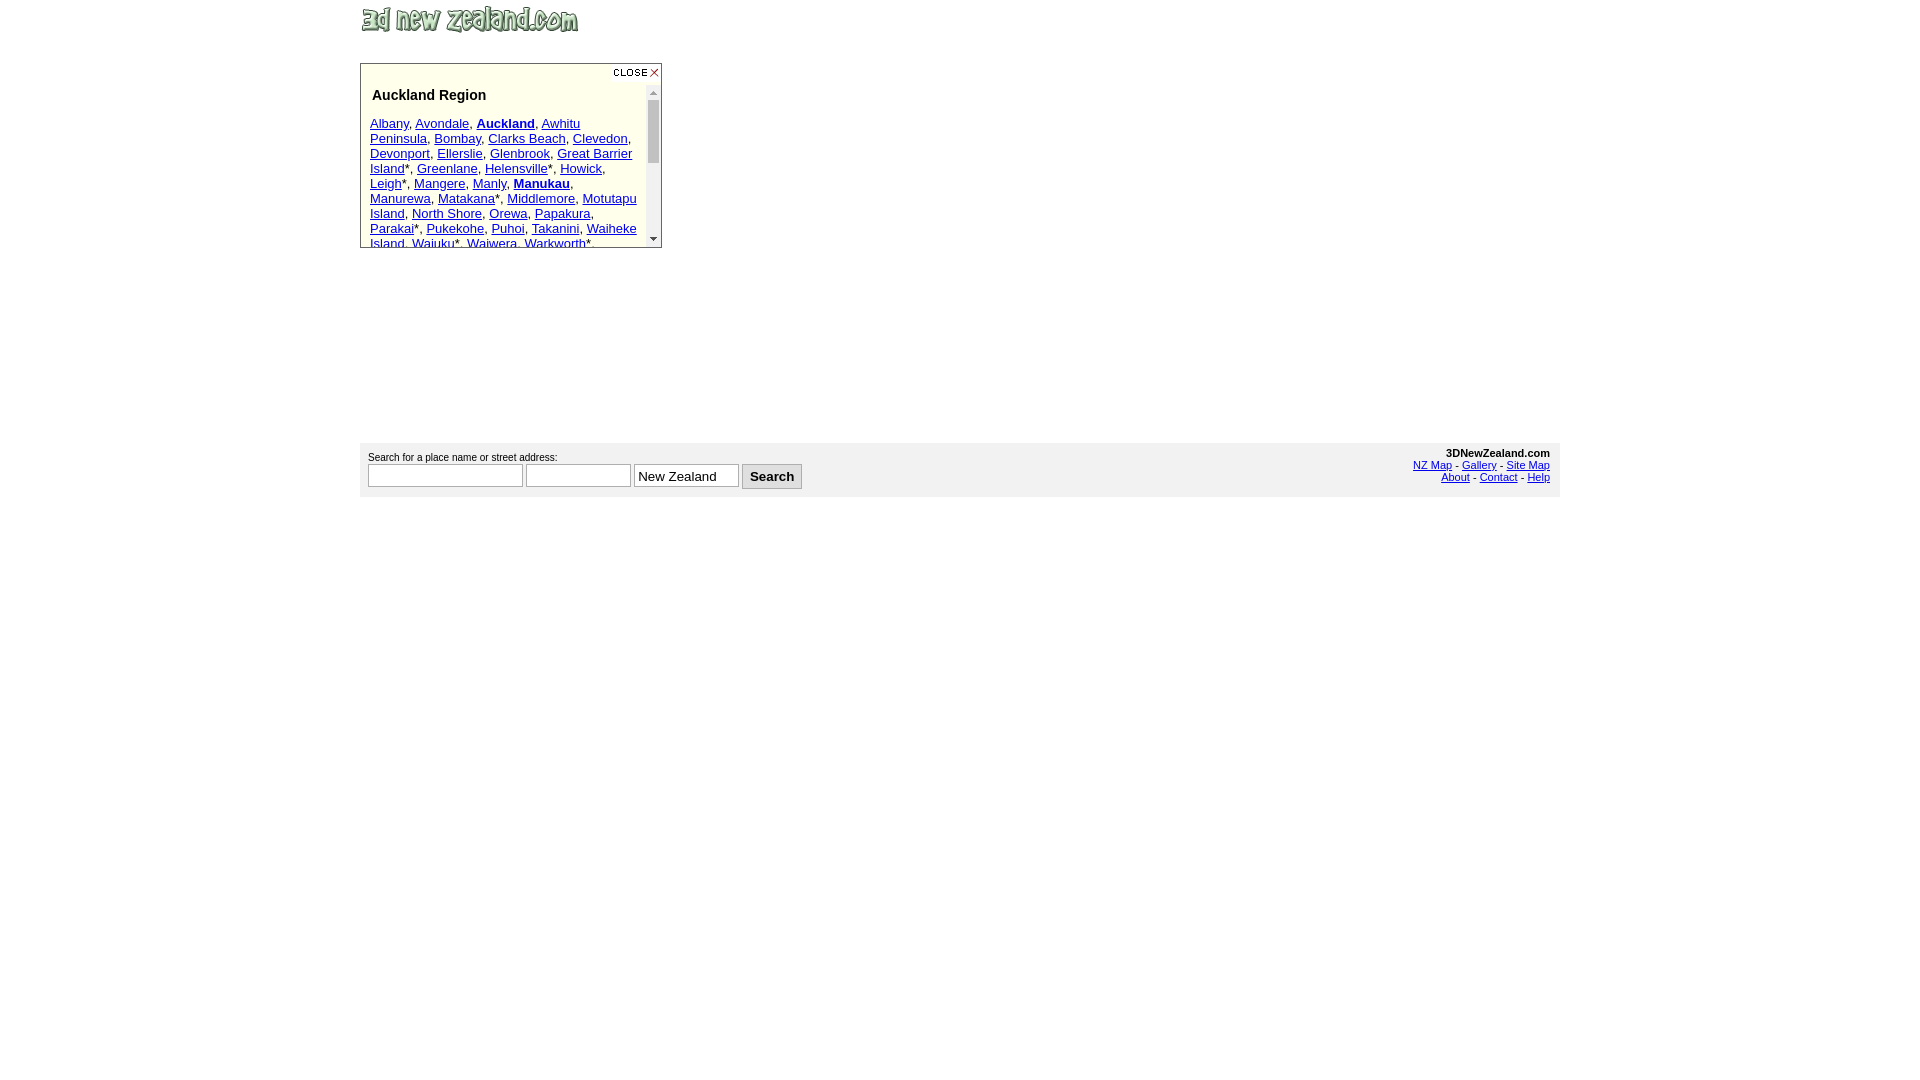 This screenshot has width=1920, height=1080. What do you see at coordinates (446, 167) in the screenshot?
I see `'Greenlane'` at bounding box center [446, 167].